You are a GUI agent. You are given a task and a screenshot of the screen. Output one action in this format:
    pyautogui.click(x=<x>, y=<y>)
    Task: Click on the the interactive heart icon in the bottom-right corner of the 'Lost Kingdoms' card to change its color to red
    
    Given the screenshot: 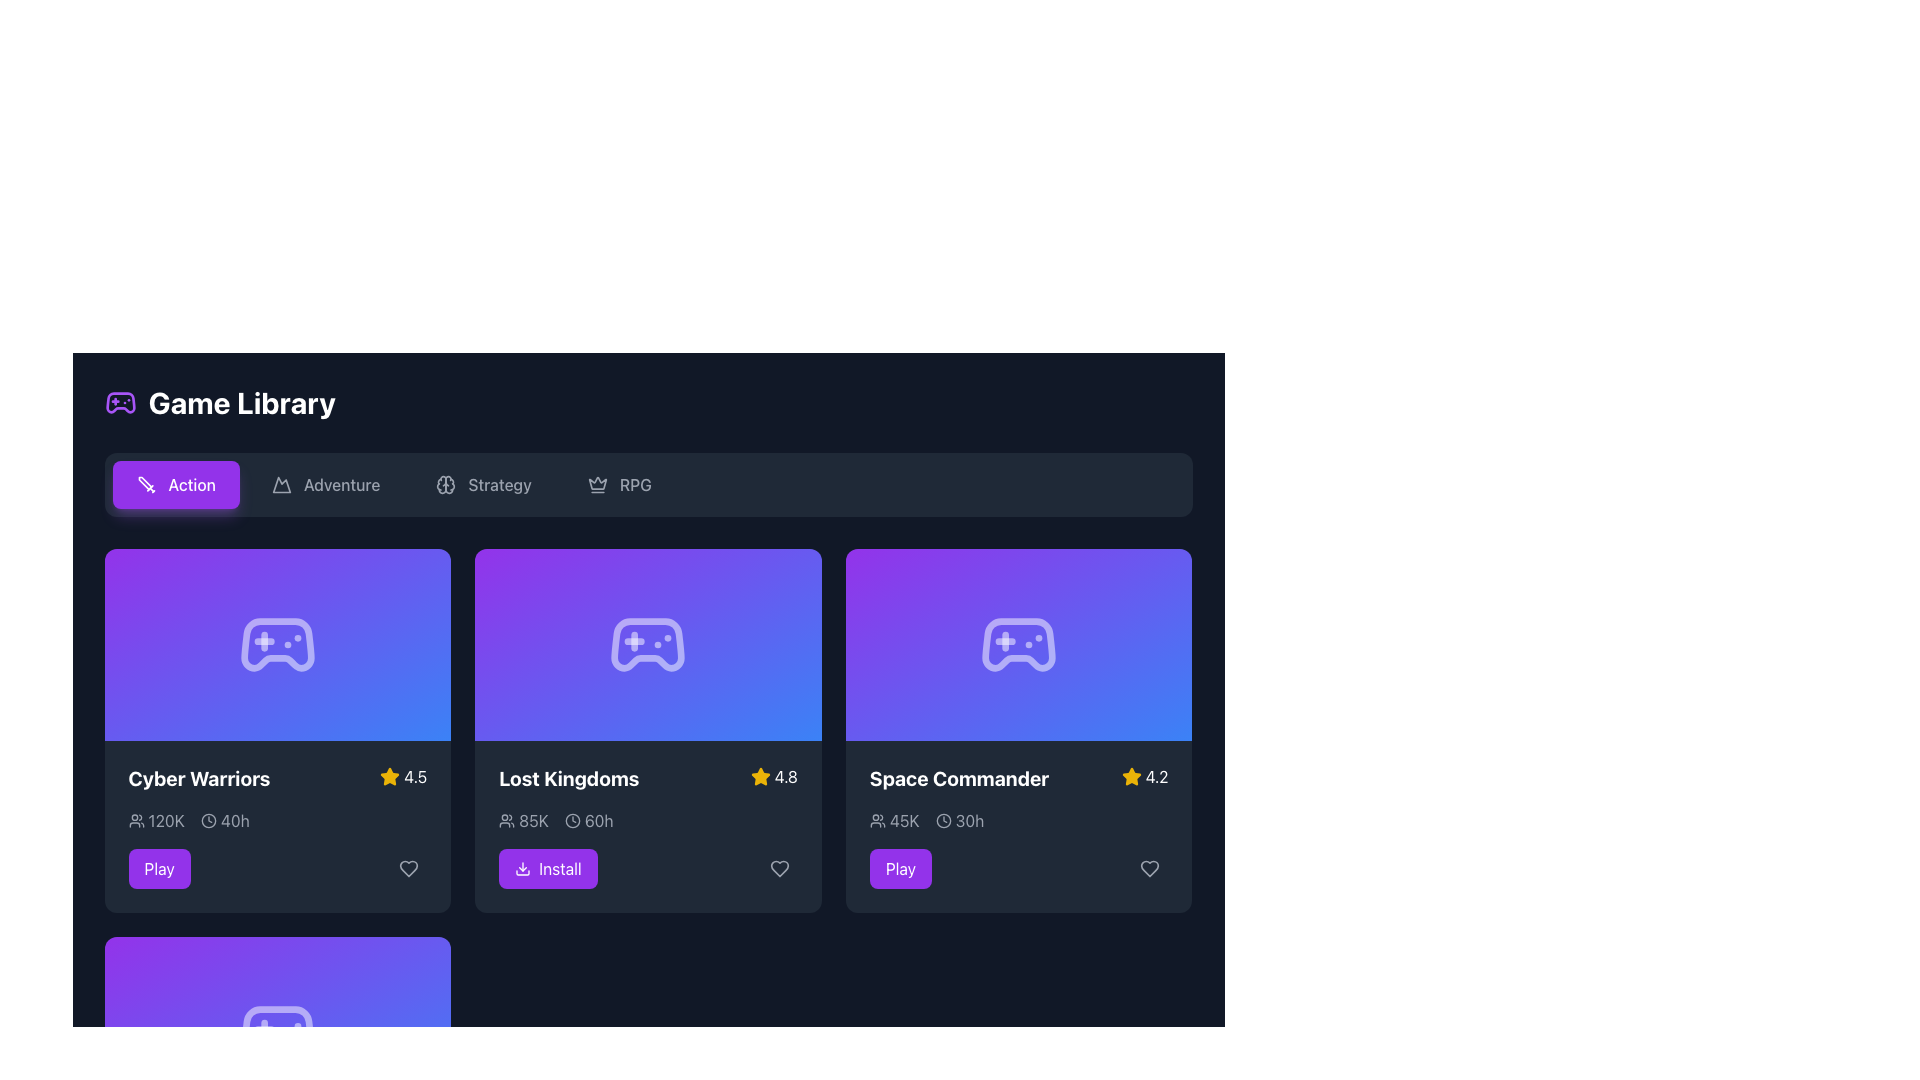 What is the action you would take?
    pyautogui.click(x=778, y=867)
    